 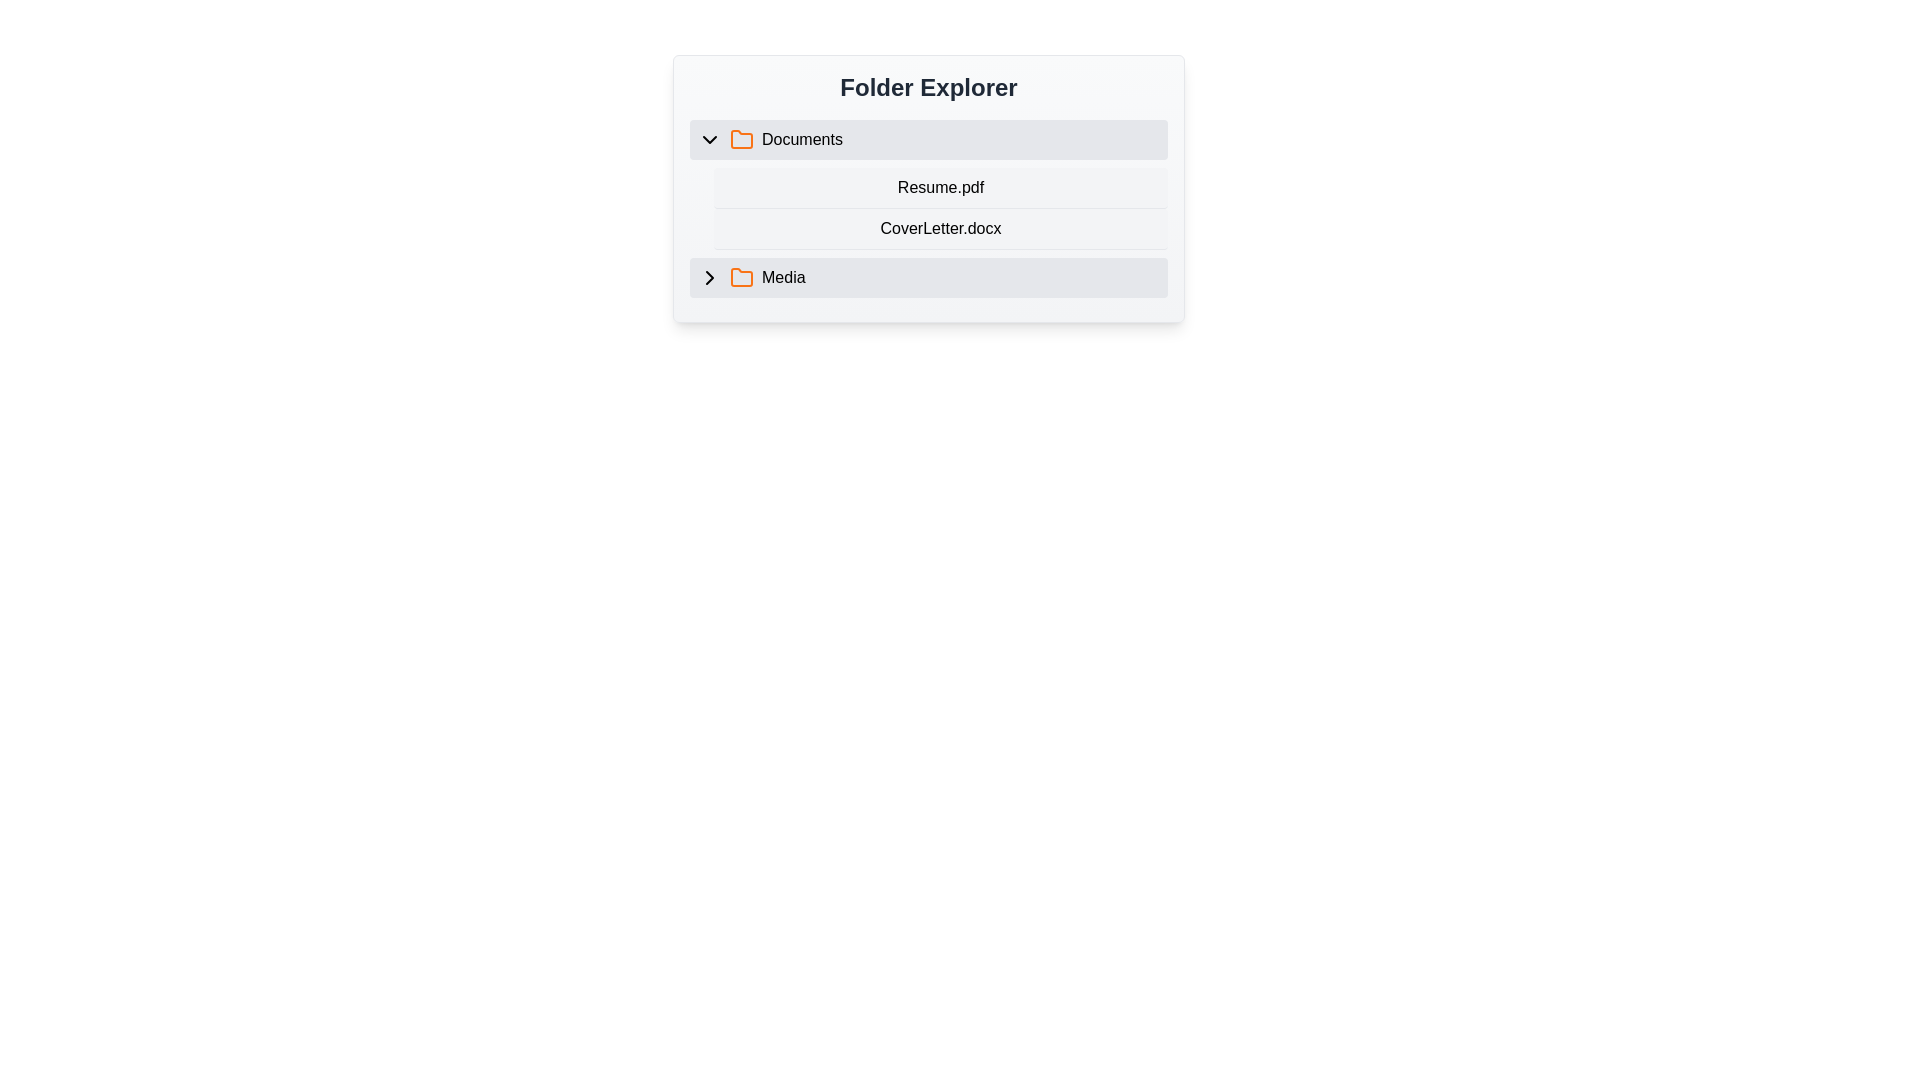 I want to click on the folder icon located within the 'Media' button, which is positioned near the bottom of the folder explorer, aligned with the text 'Media', so click(x=741, y=277).